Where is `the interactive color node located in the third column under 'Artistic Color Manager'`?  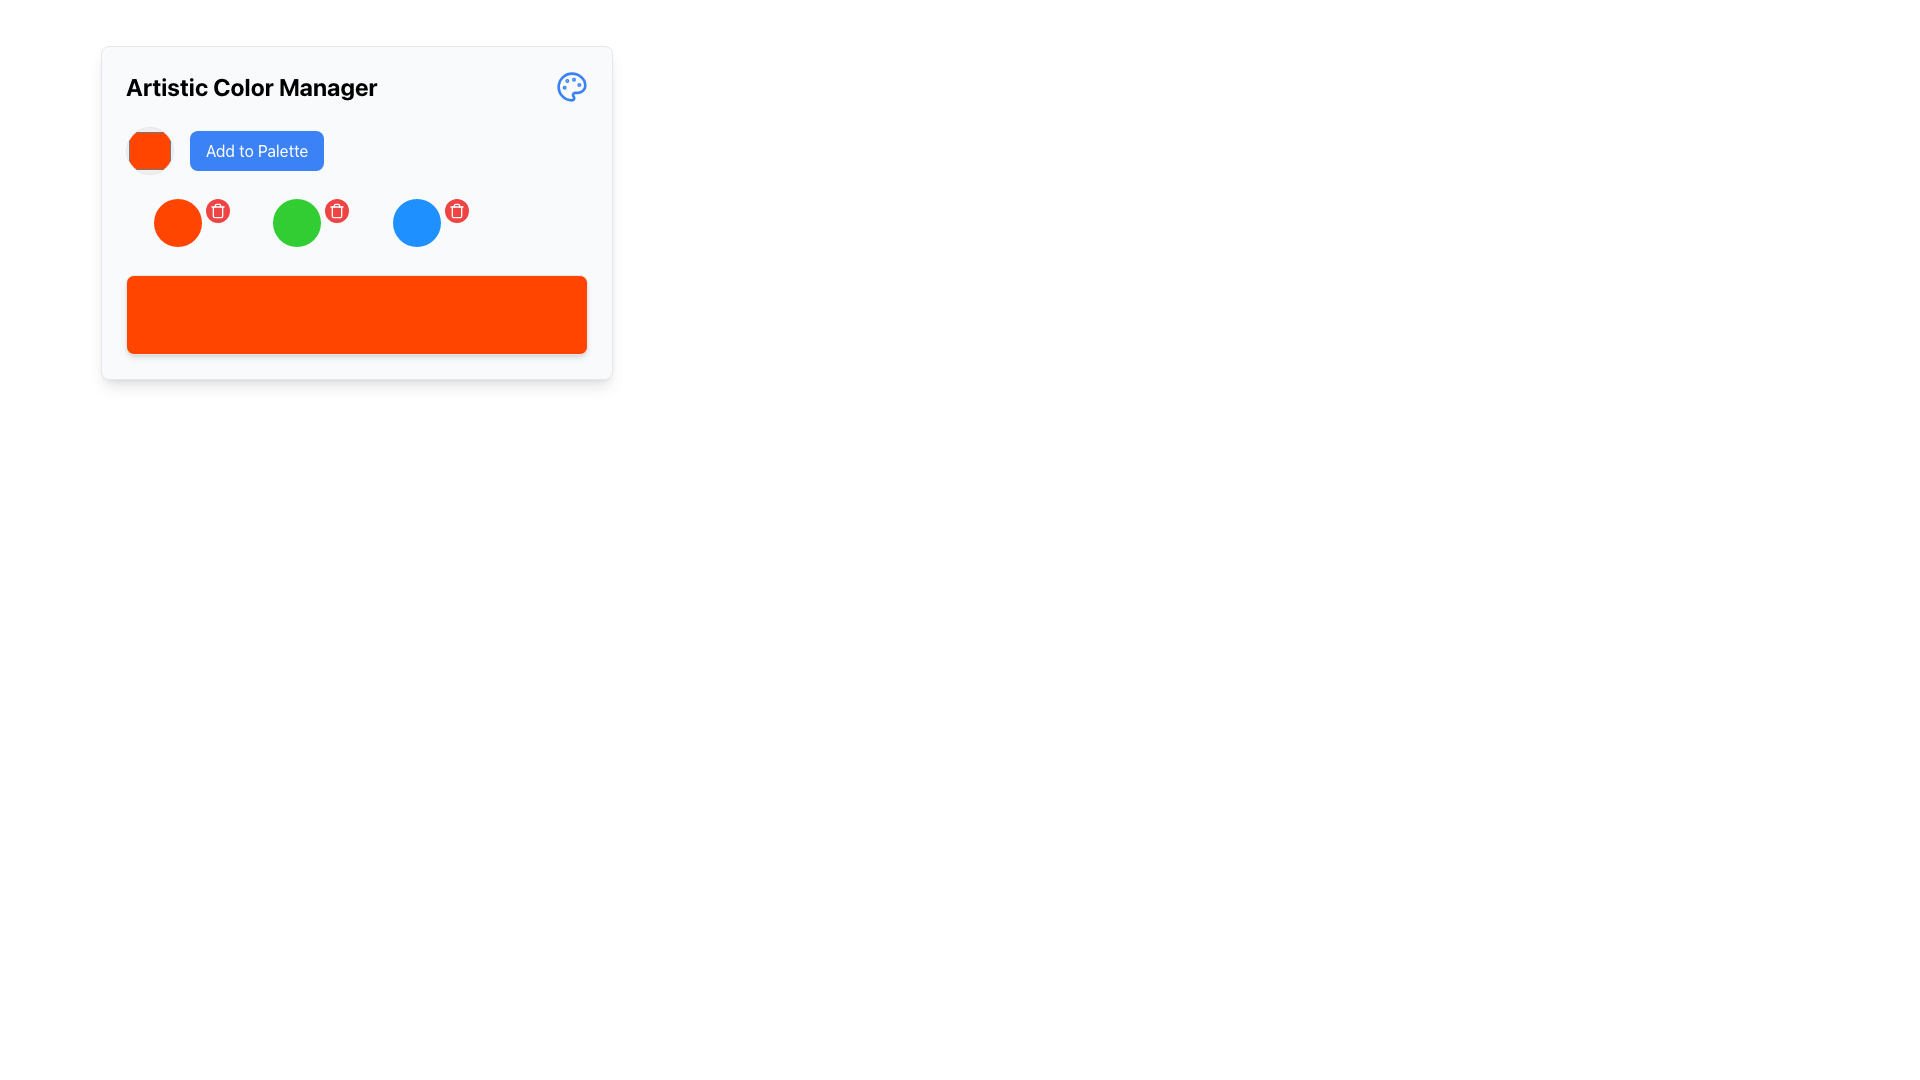
the interactive color node located in the third column under 'Artistic Color Manager' is located at coordinates (415, 224).